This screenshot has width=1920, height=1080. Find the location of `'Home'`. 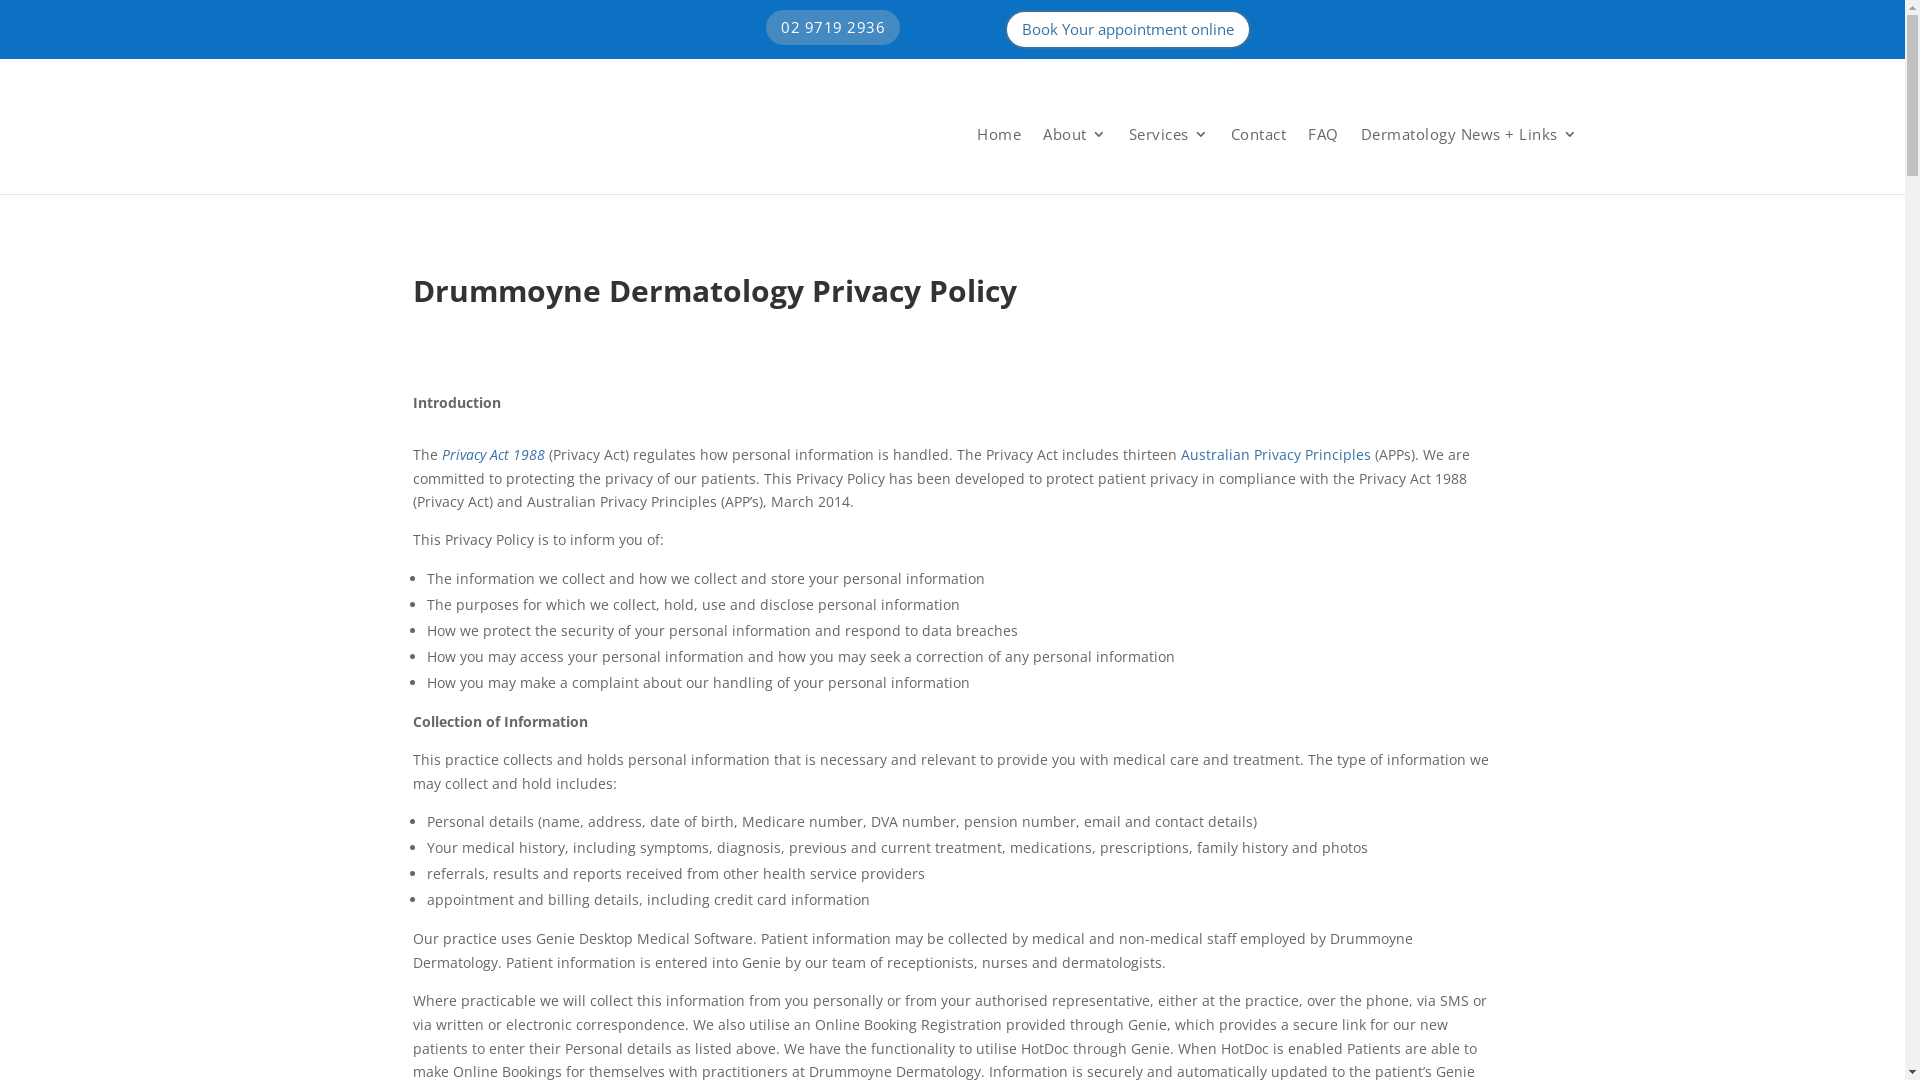

'Home' is located at coordinates (998, 134).